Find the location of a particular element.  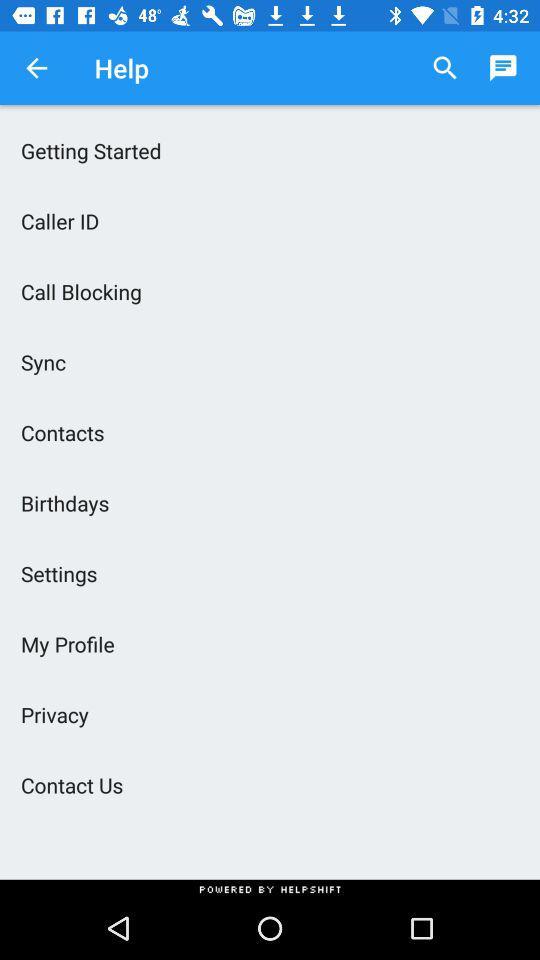

the item below contacts icon is located at coordinates (270, 502).